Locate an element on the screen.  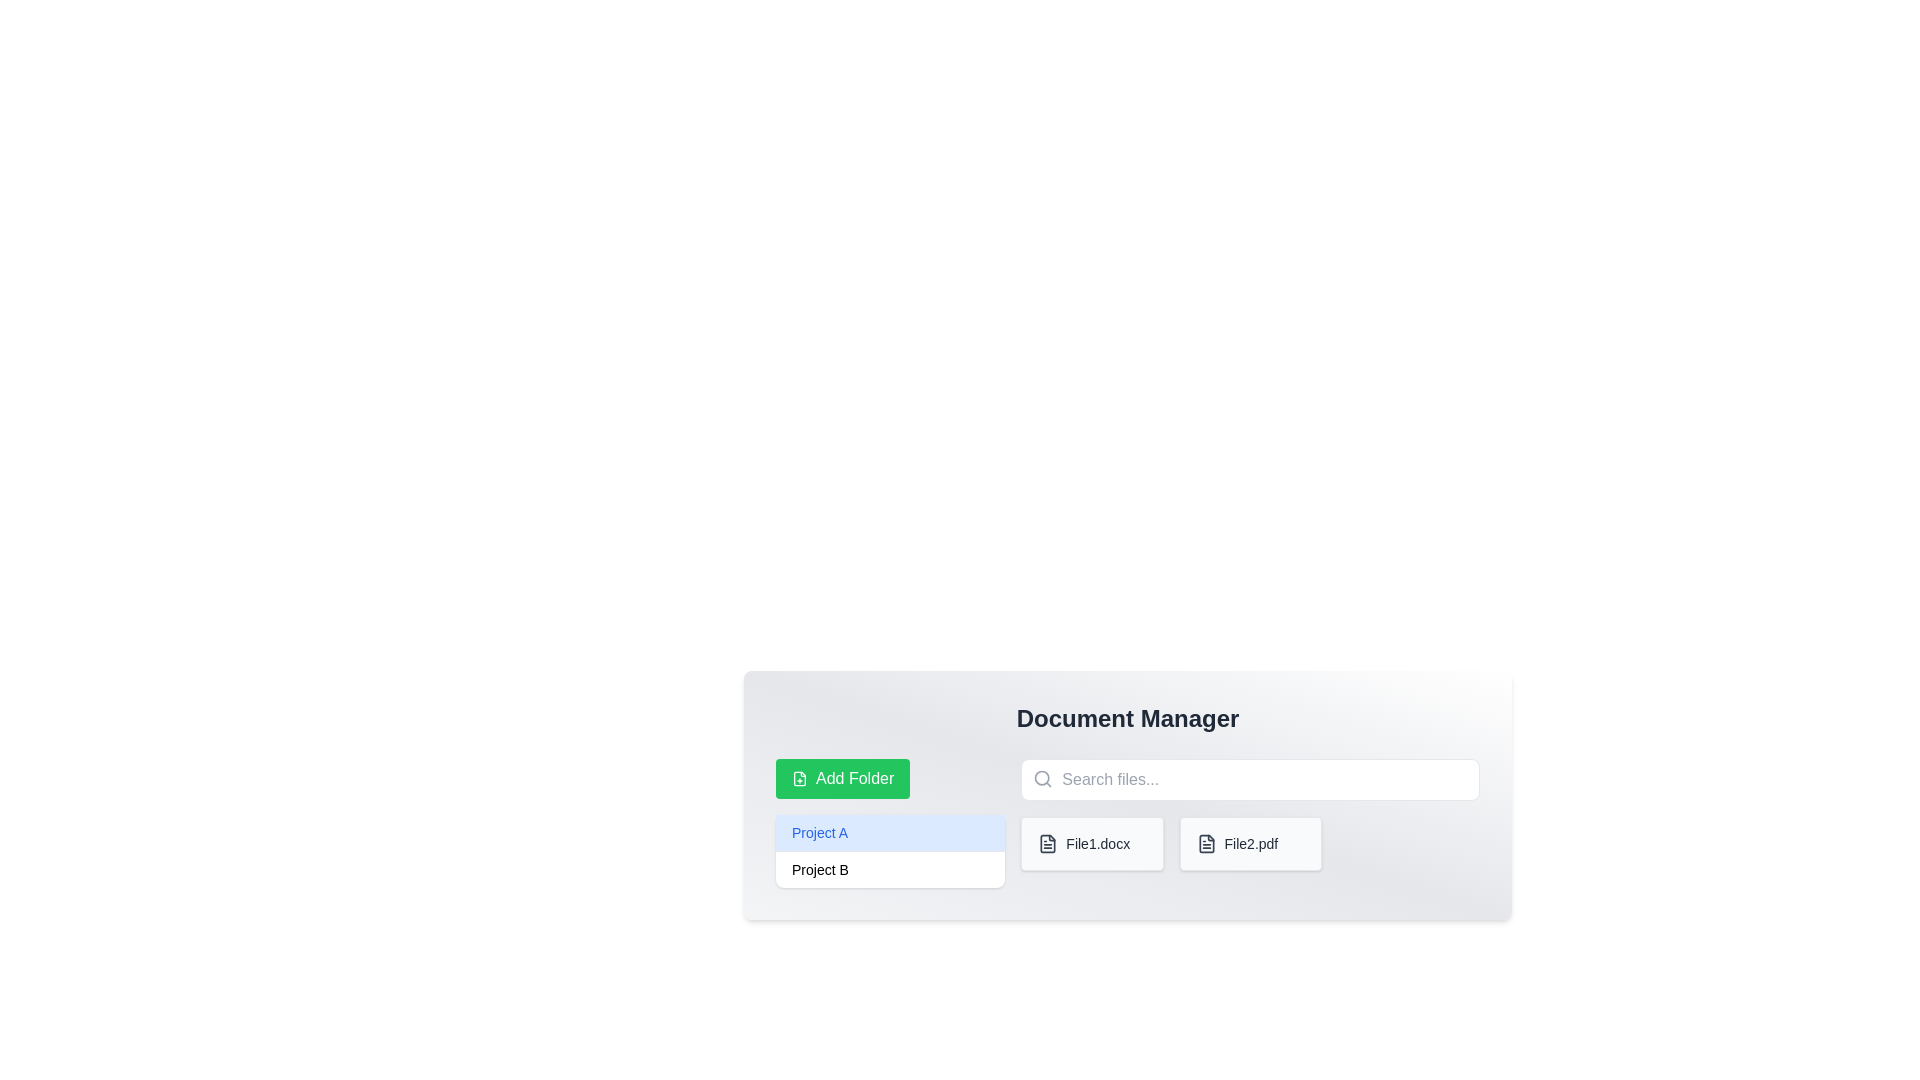
text 'File1.docx' from the label representing the file name in the first file card located in the middle section of the document manager's main view is located at coordinates (1097, 844).